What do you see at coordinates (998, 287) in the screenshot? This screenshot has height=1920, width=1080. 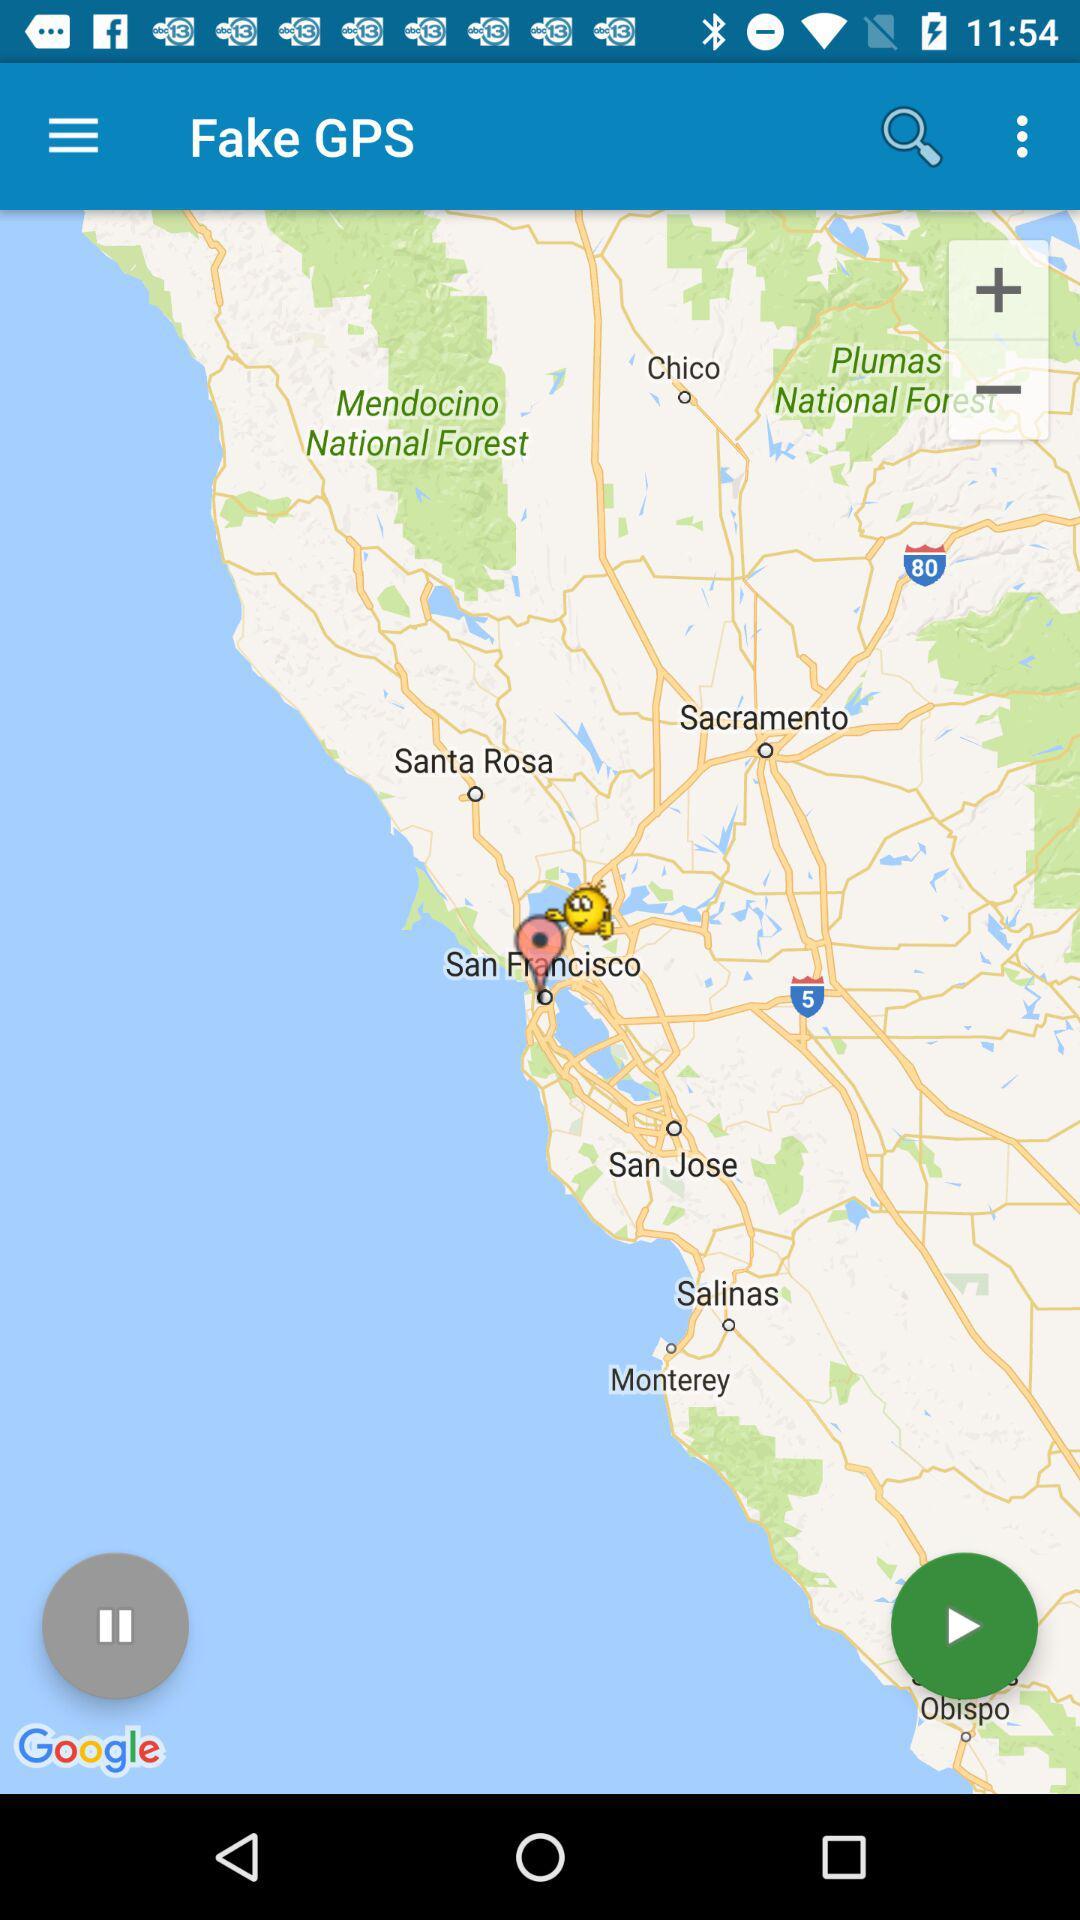 I see `the add icon` at bounding box center [998, 287].